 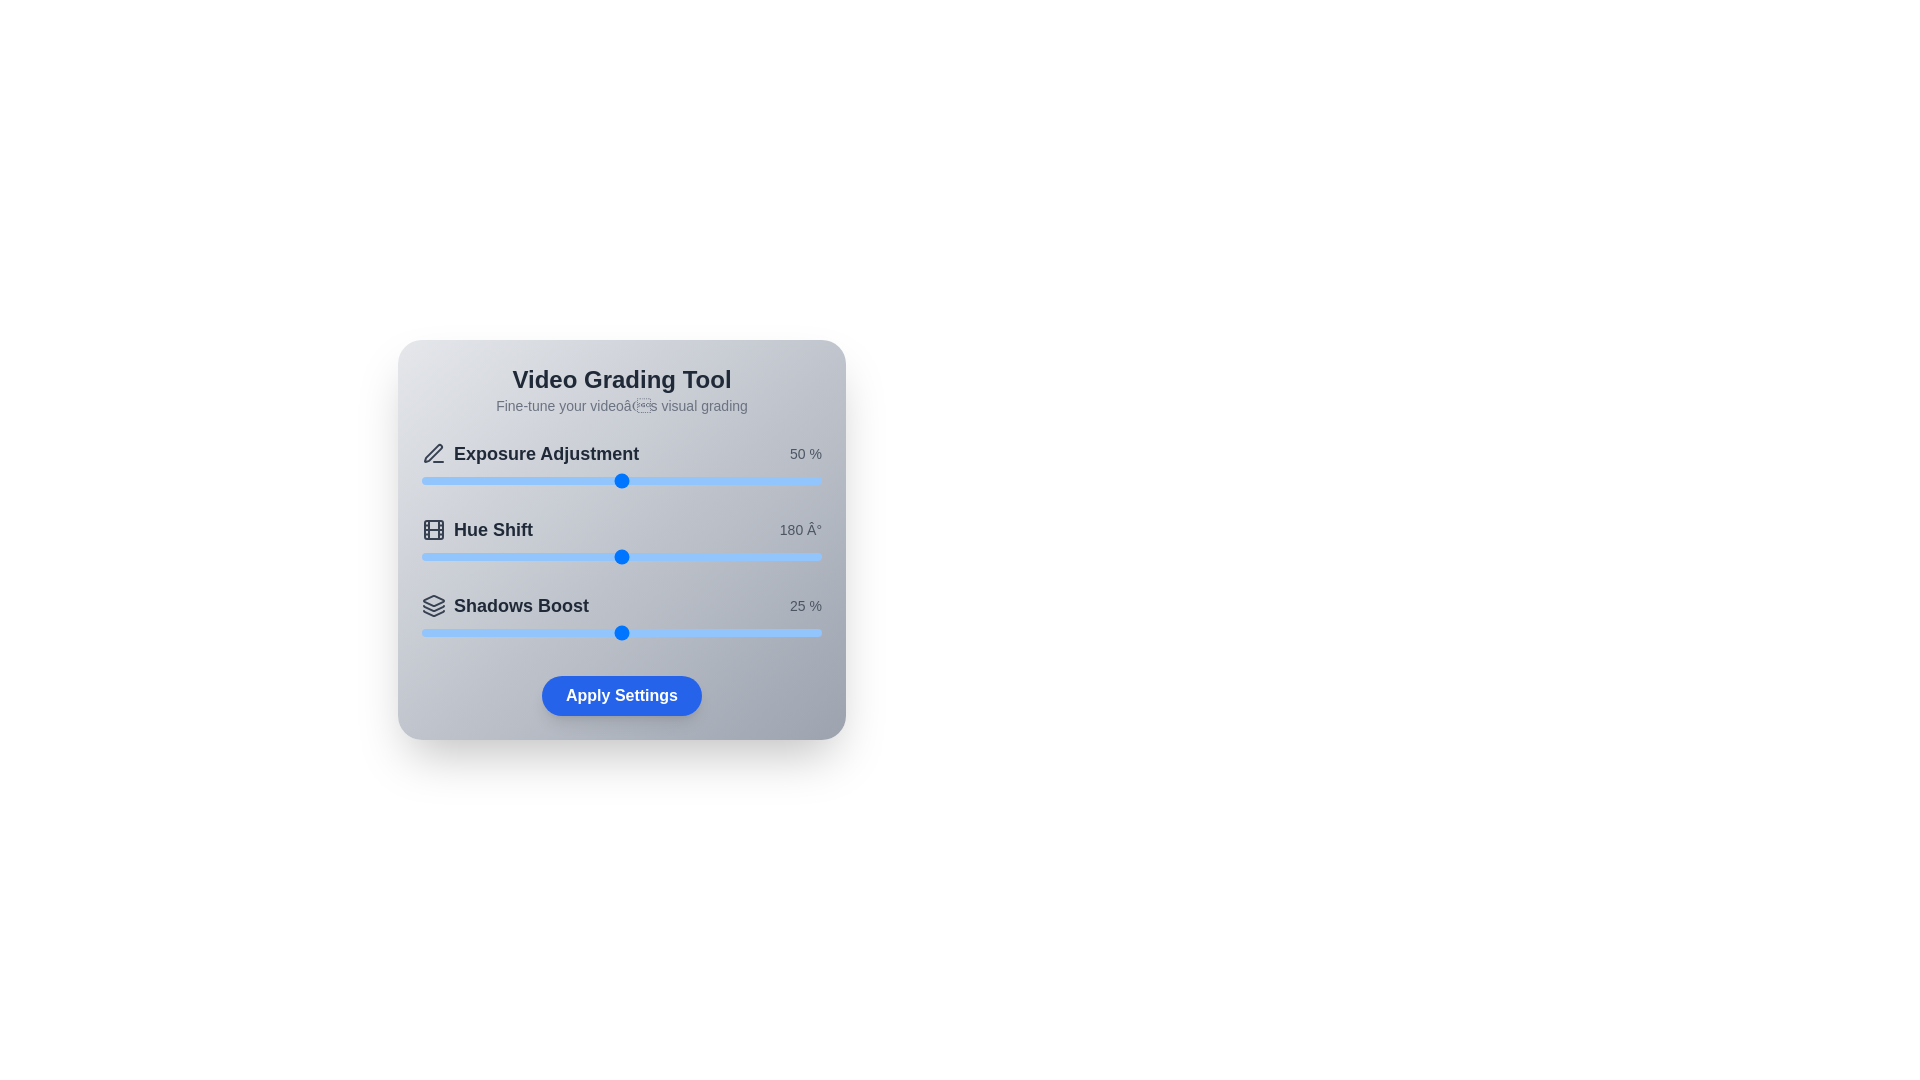 I want to click on the exposure adjustment, so click(x=681, y=481).